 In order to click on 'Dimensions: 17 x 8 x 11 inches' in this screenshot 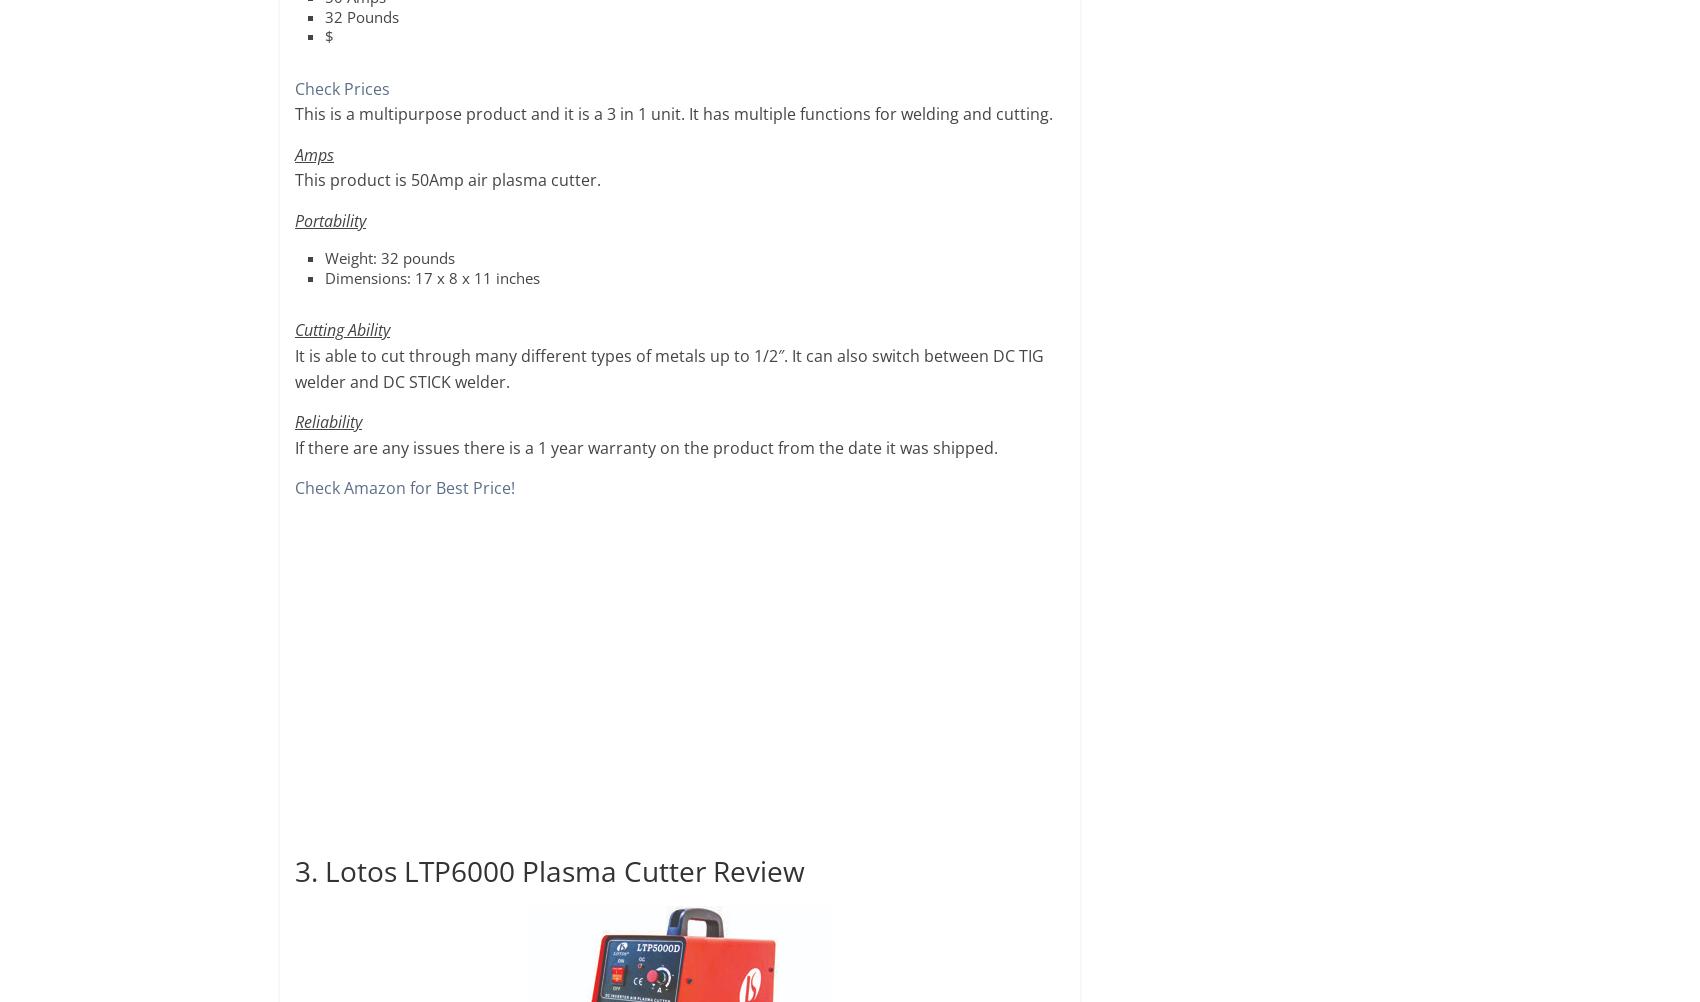, I will do `click(324, 275)`.